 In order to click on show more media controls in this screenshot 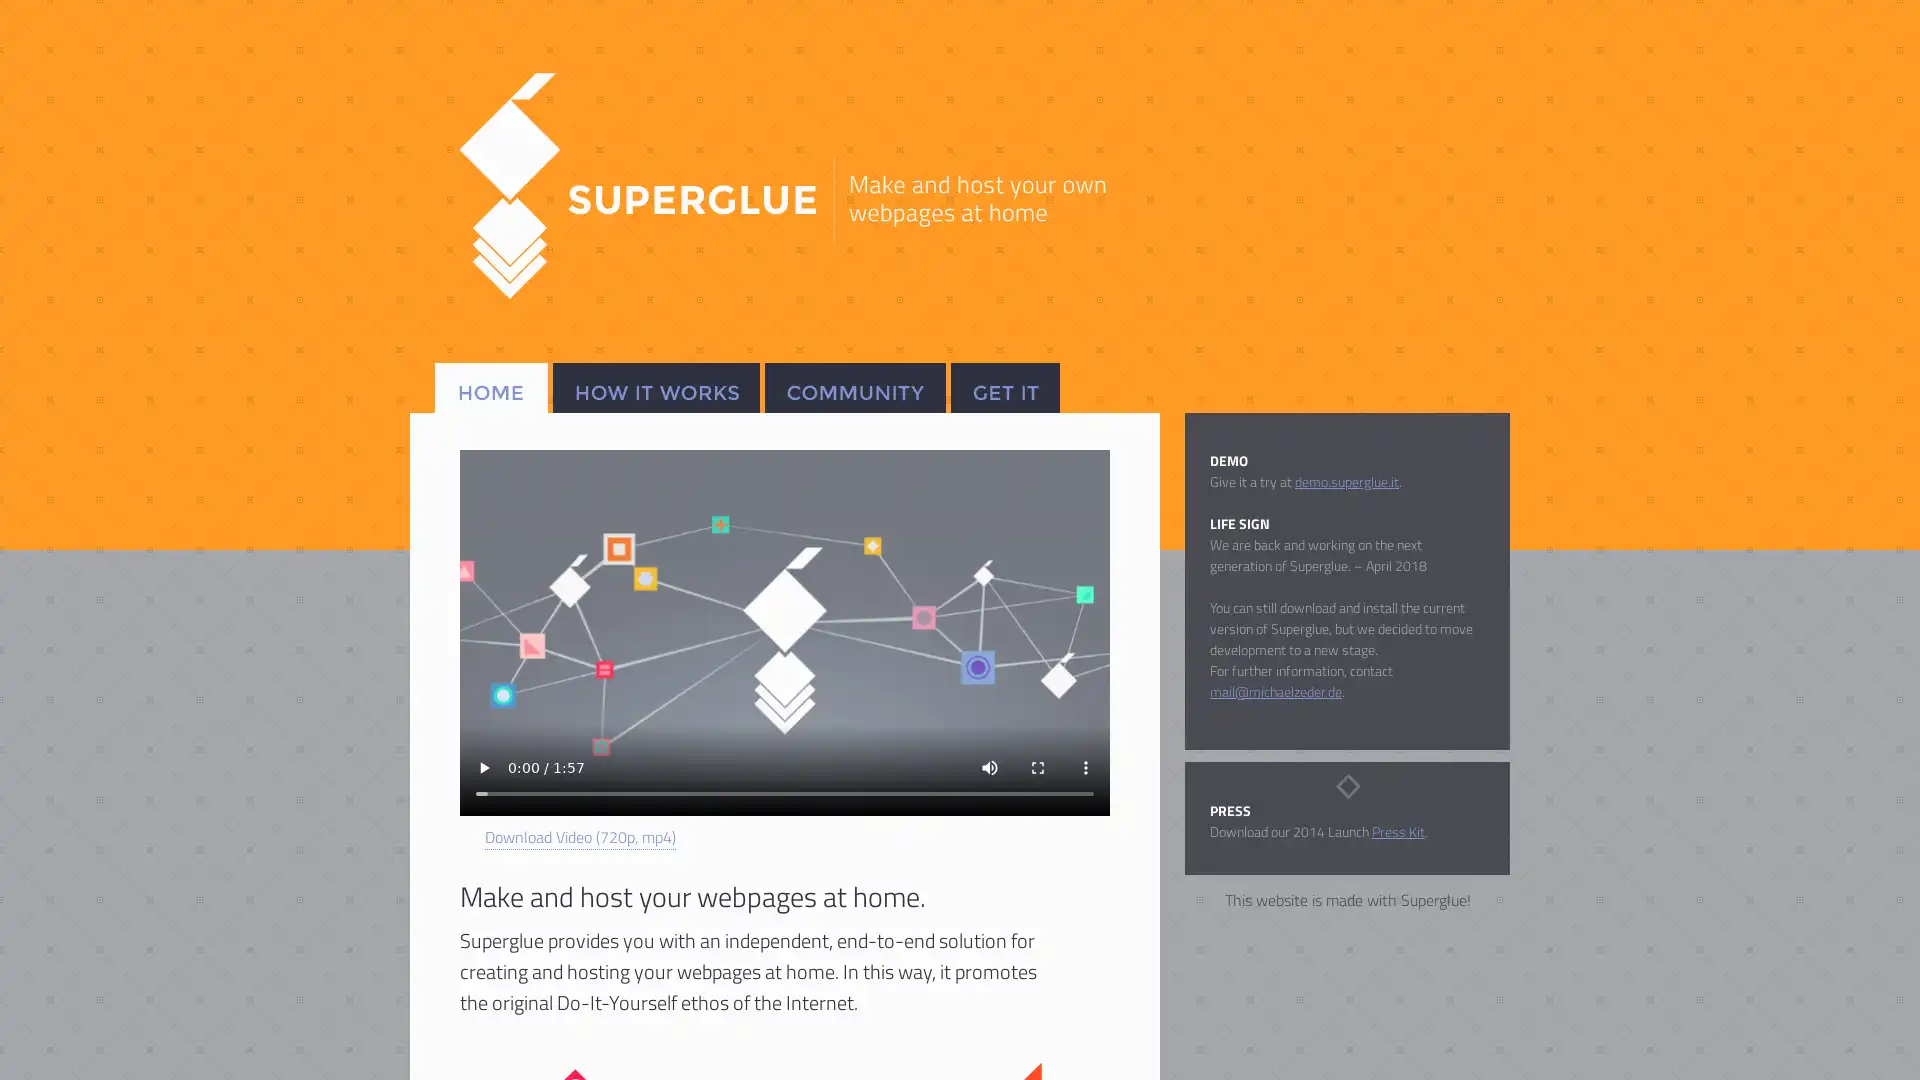, I will do `click(1084, 766)`.